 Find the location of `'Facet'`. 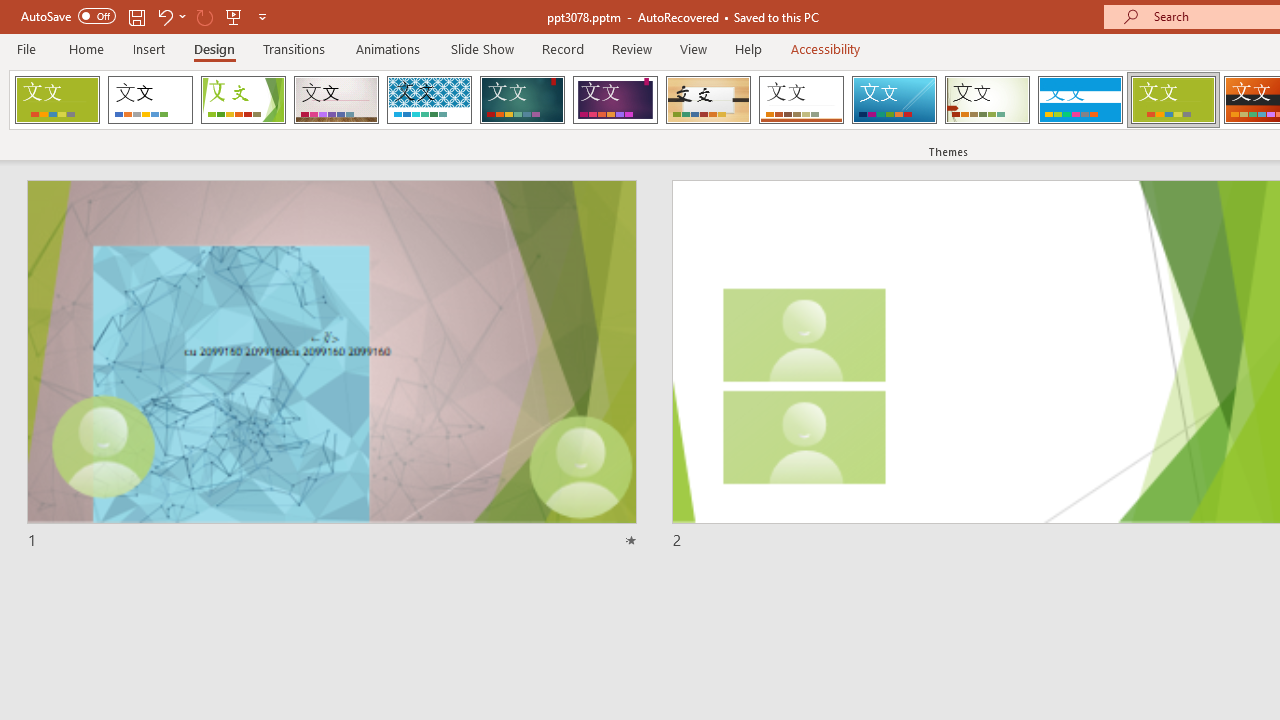

'Facet' is located at coordinates (242, 100).